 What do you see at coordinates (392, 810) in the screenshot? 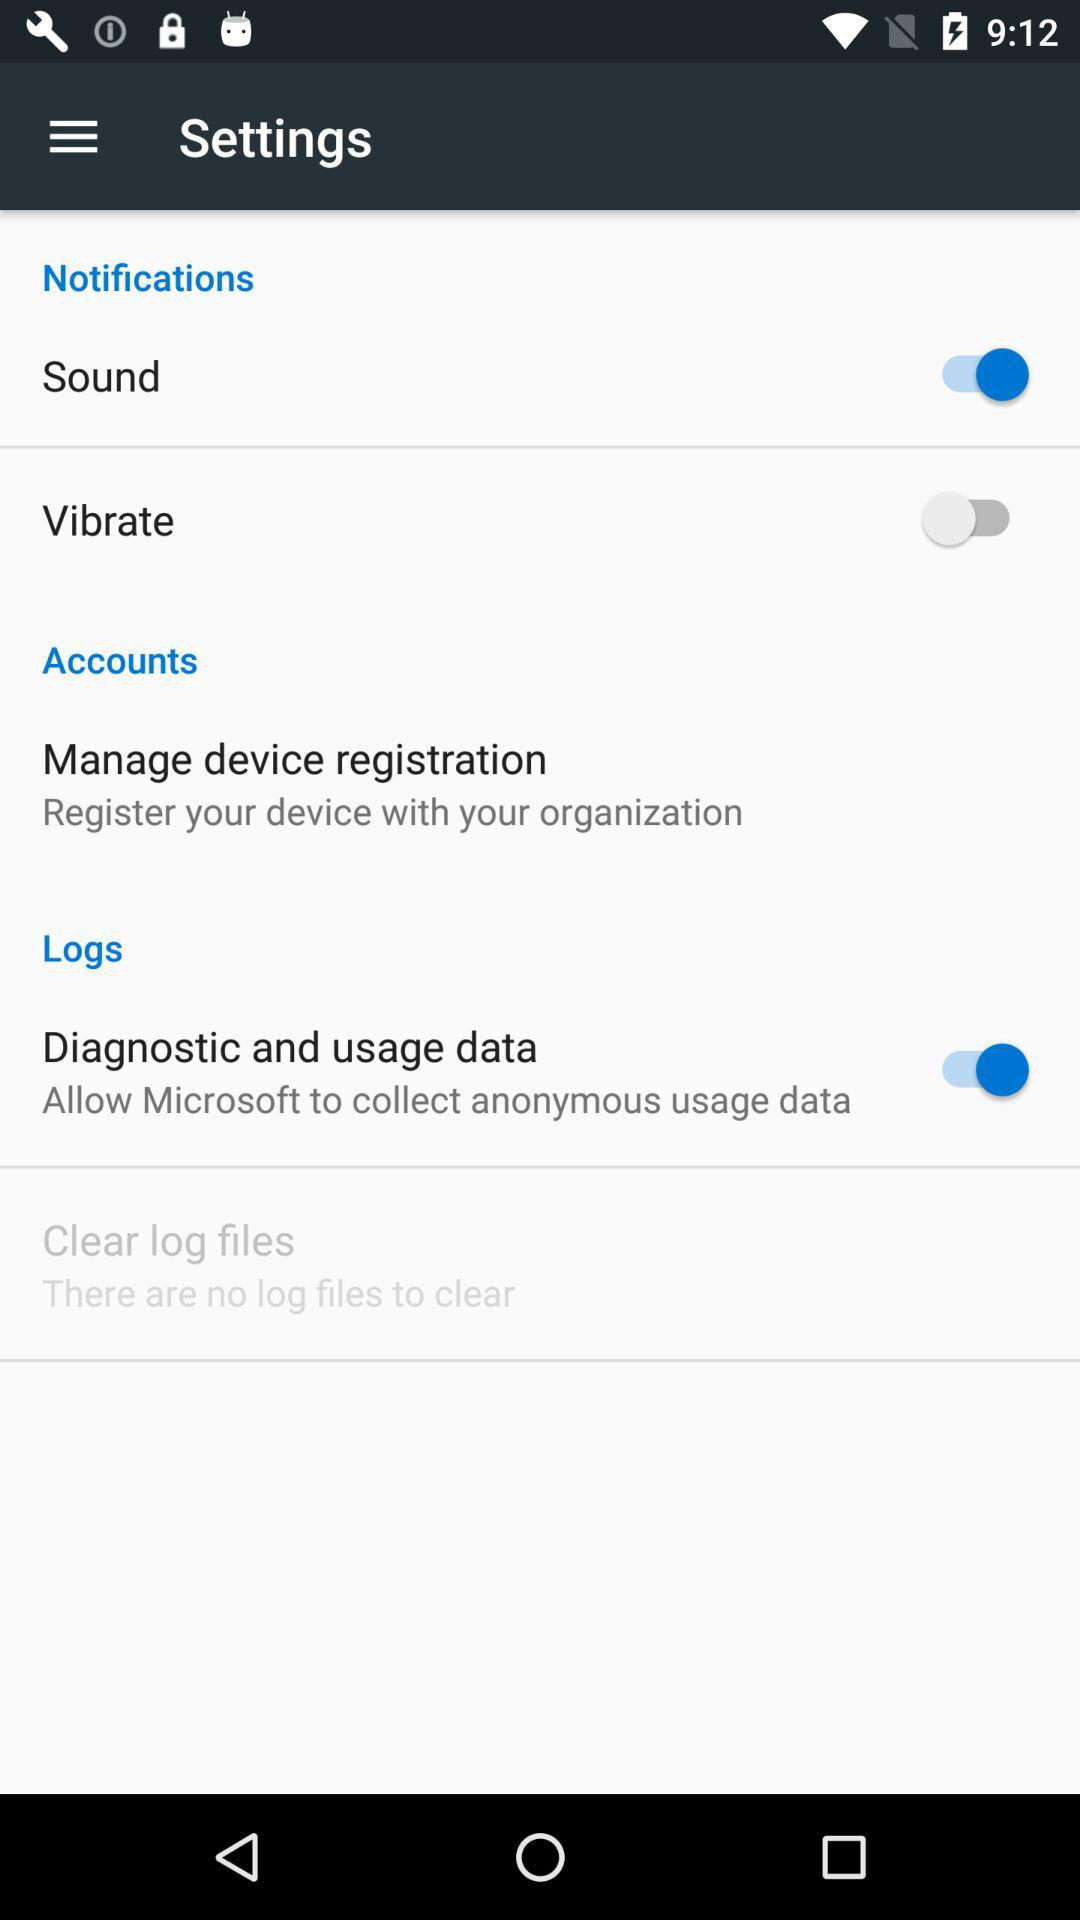
I see `the register your device` at bounding box center [392, 810].